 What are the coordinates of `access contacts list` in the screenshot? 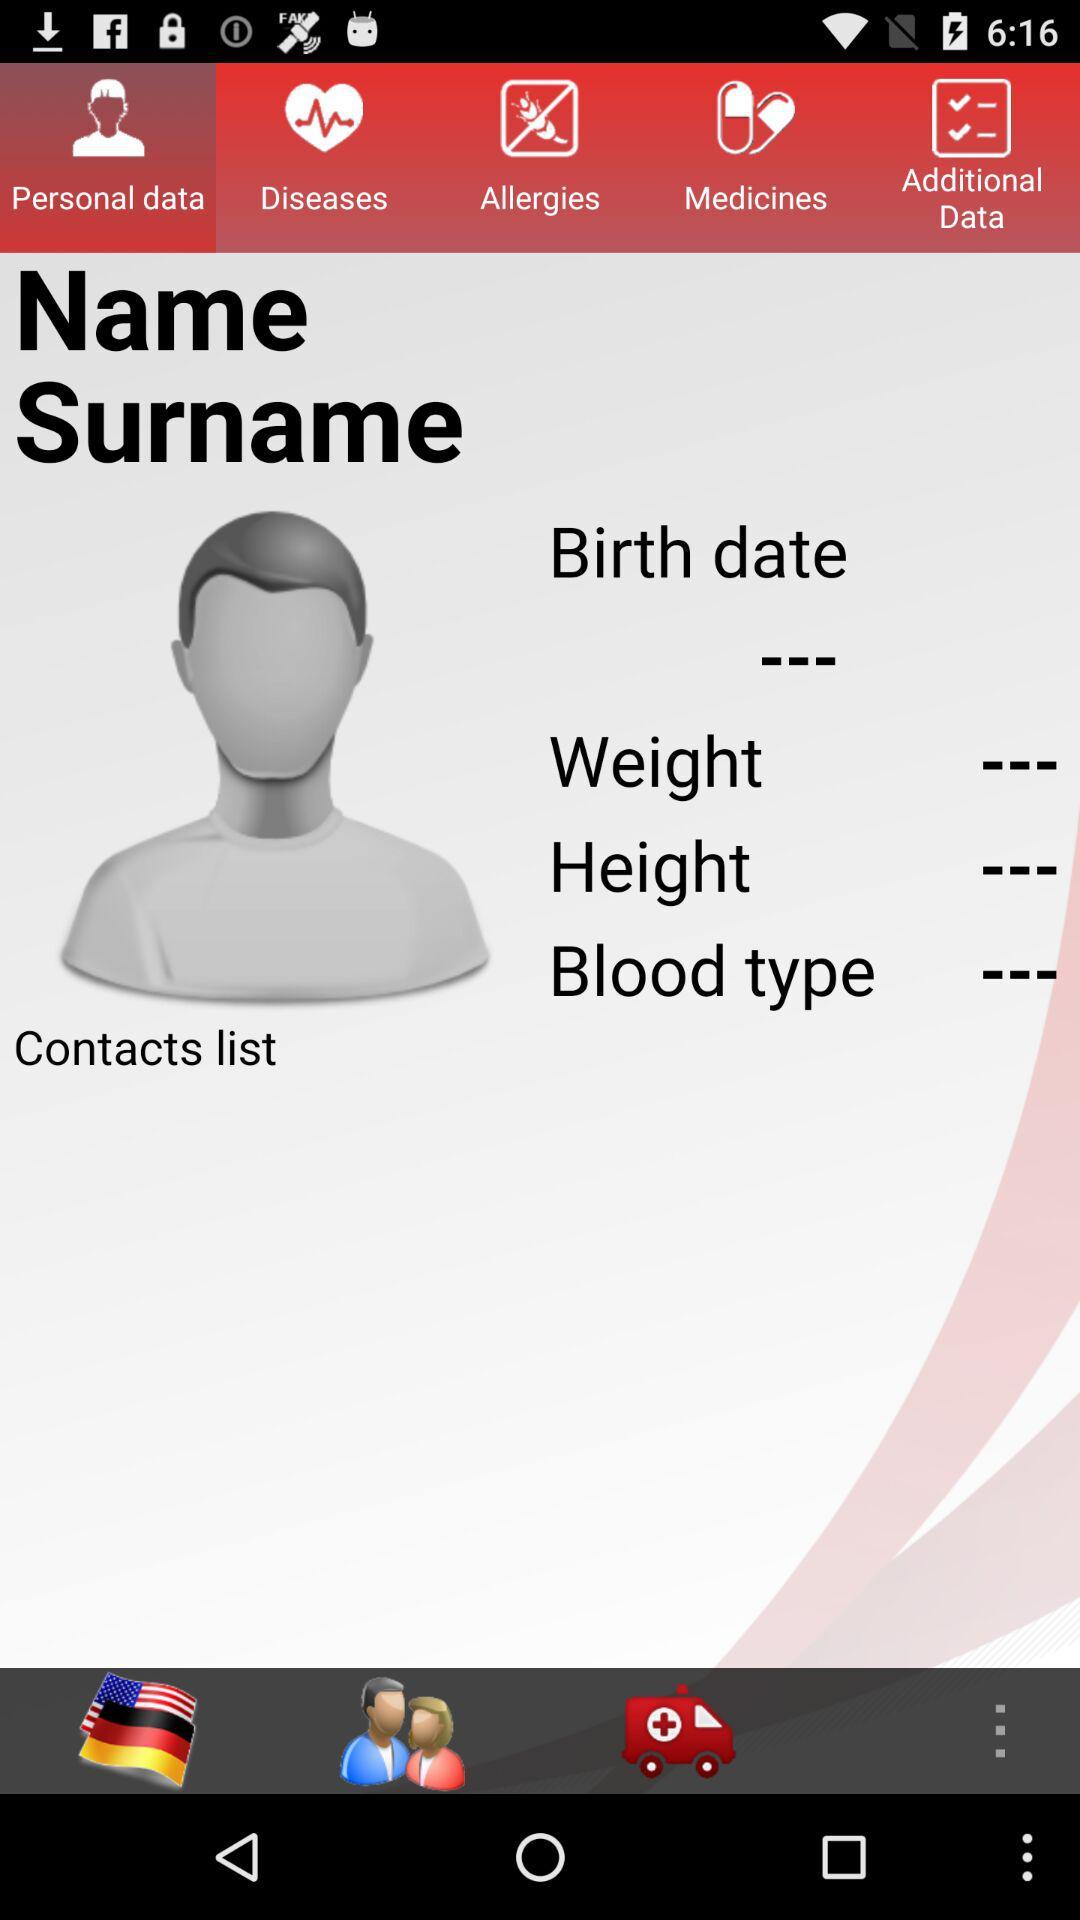 It's located at (401, 1730).